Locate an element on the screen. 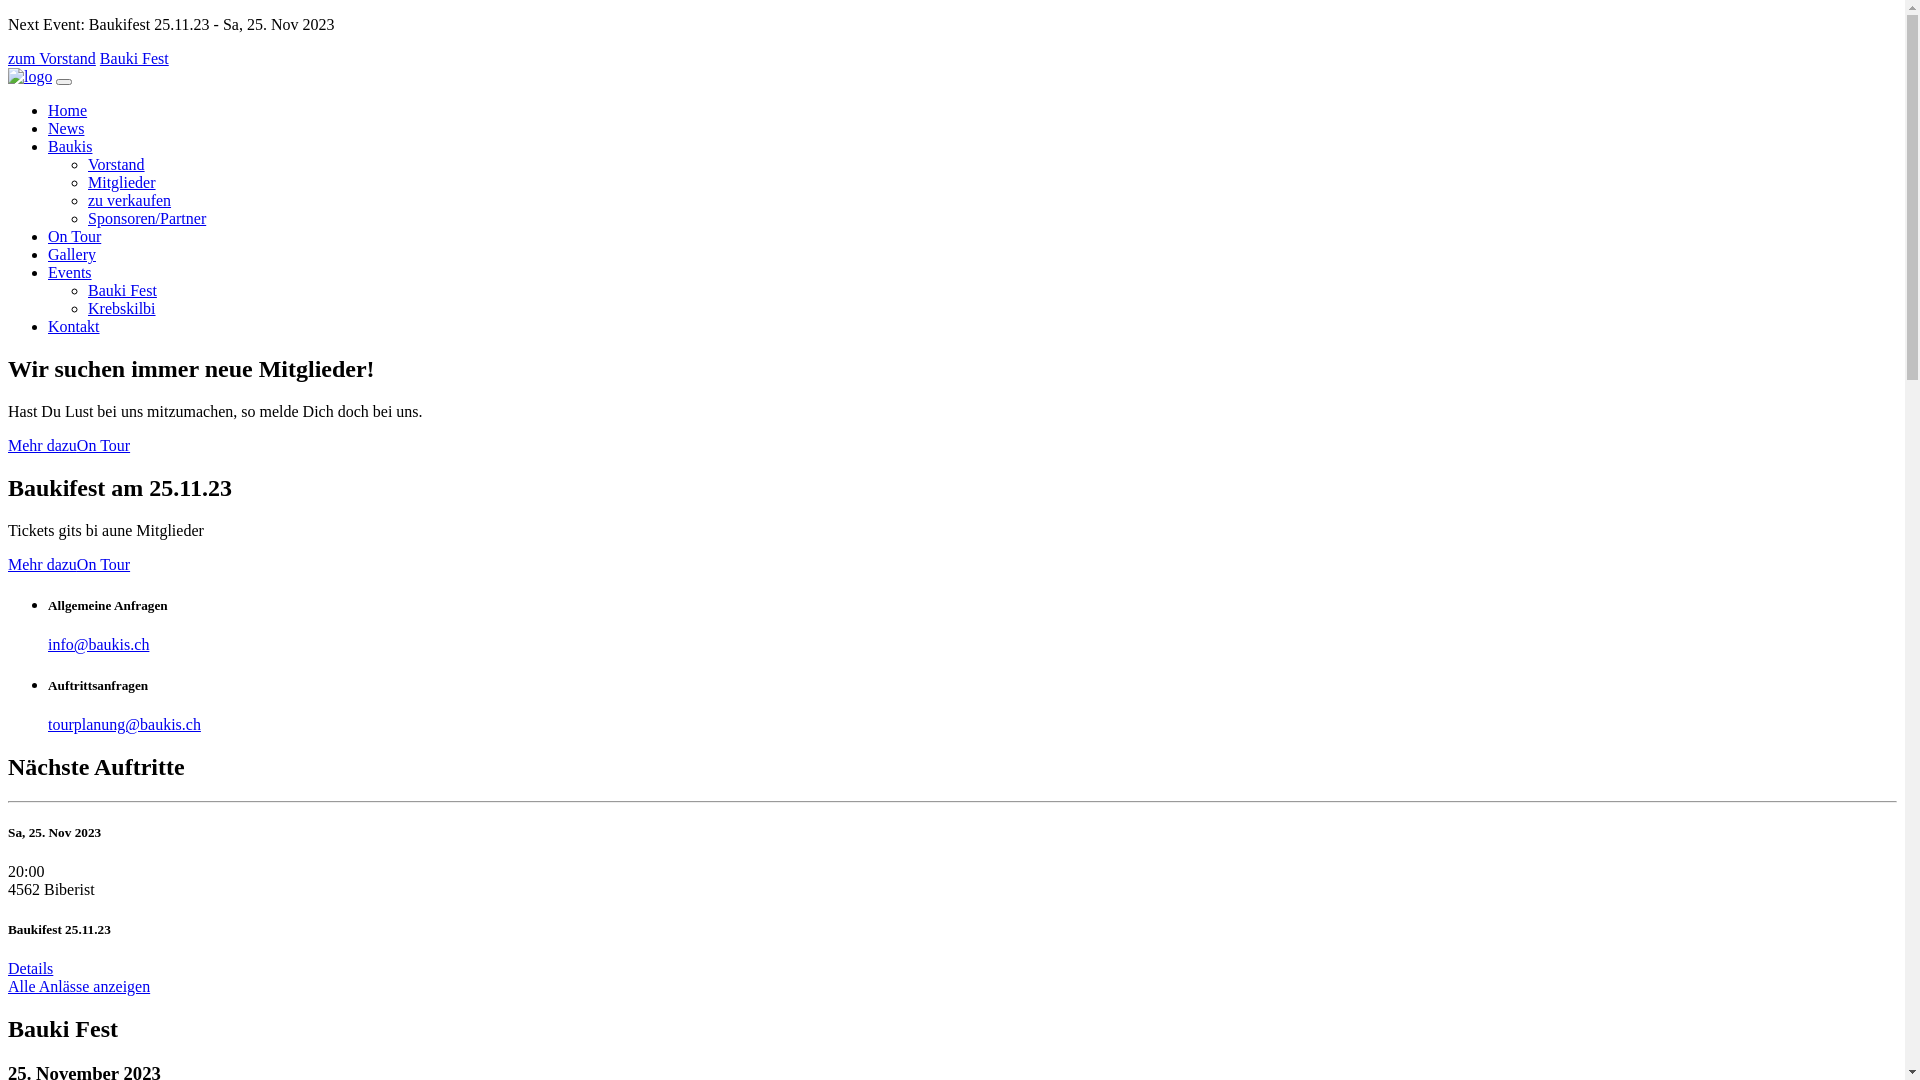 The image size is (1920, 1080). 'On Tour' is located at coordinates (74, 235).